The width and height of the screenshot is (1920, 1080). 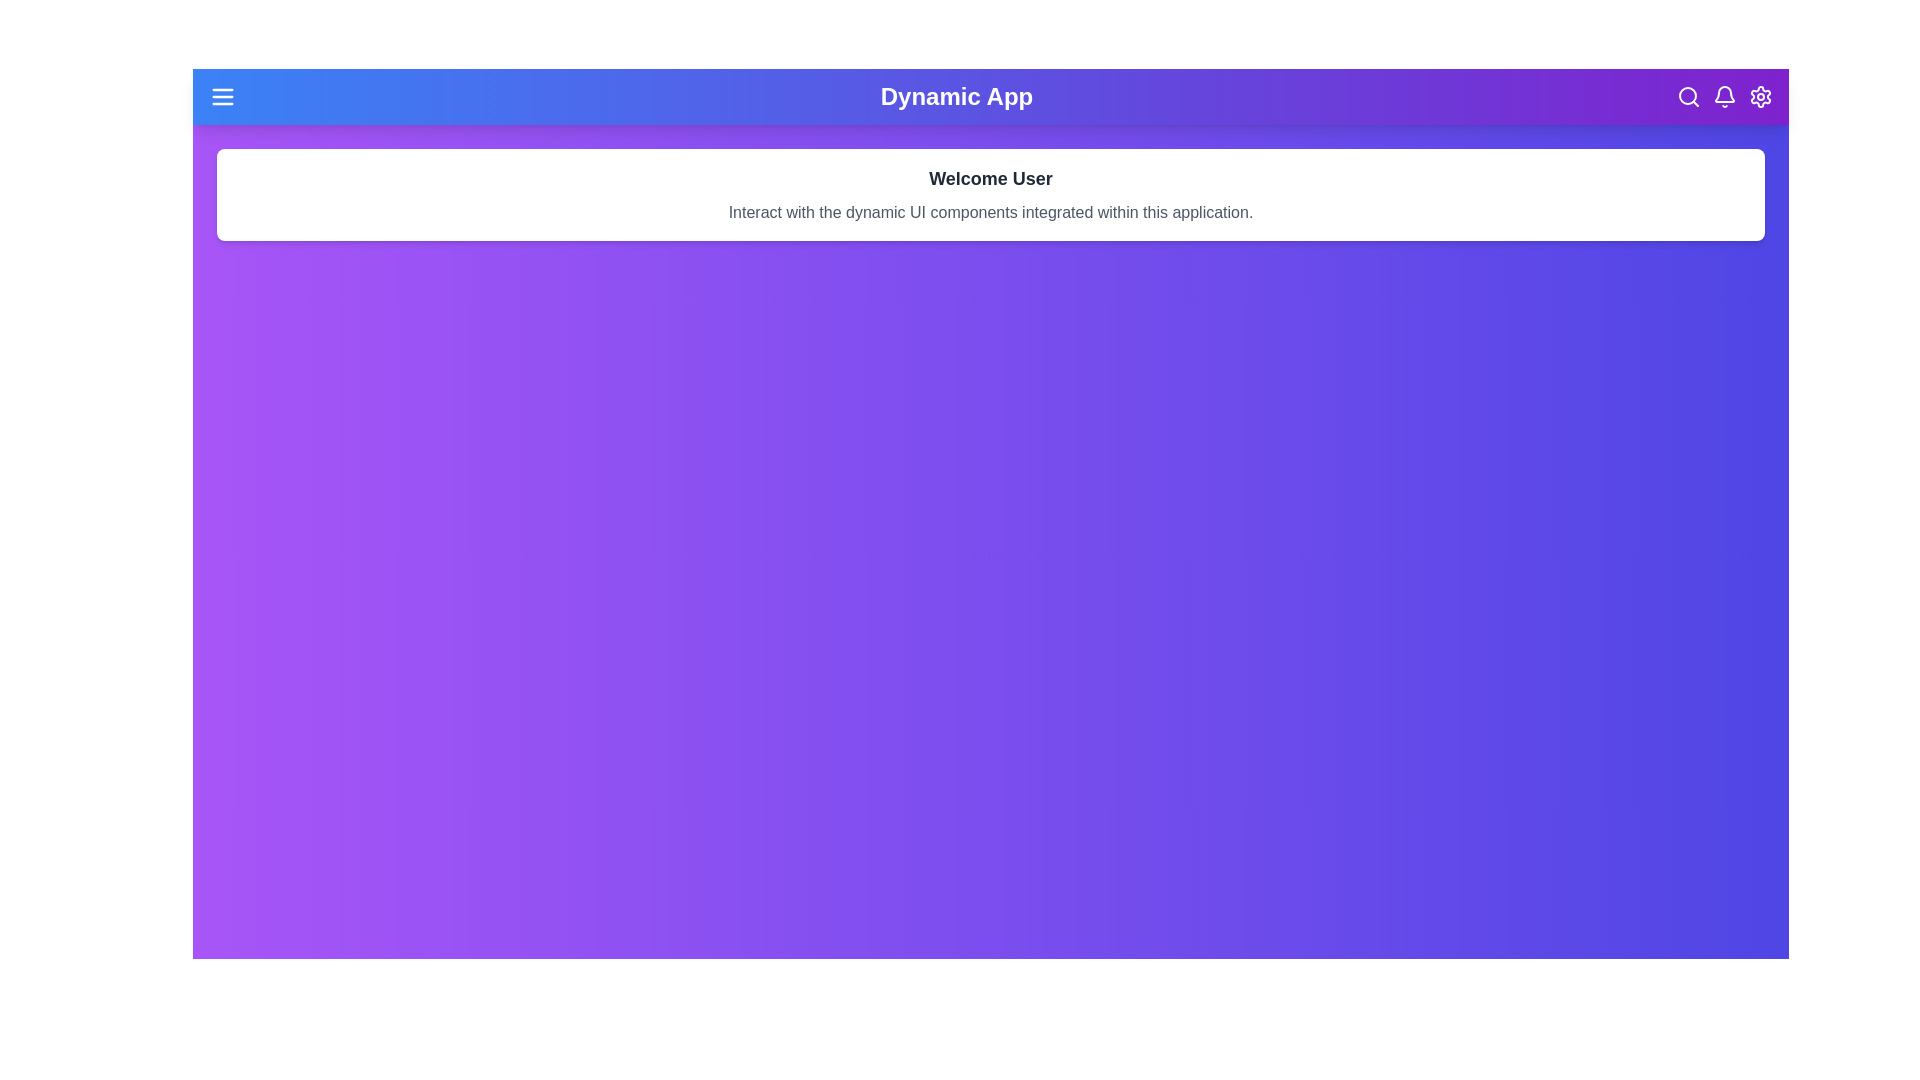 I want to click on the bell icon to open the notifications, so click(x=1723, y=96).